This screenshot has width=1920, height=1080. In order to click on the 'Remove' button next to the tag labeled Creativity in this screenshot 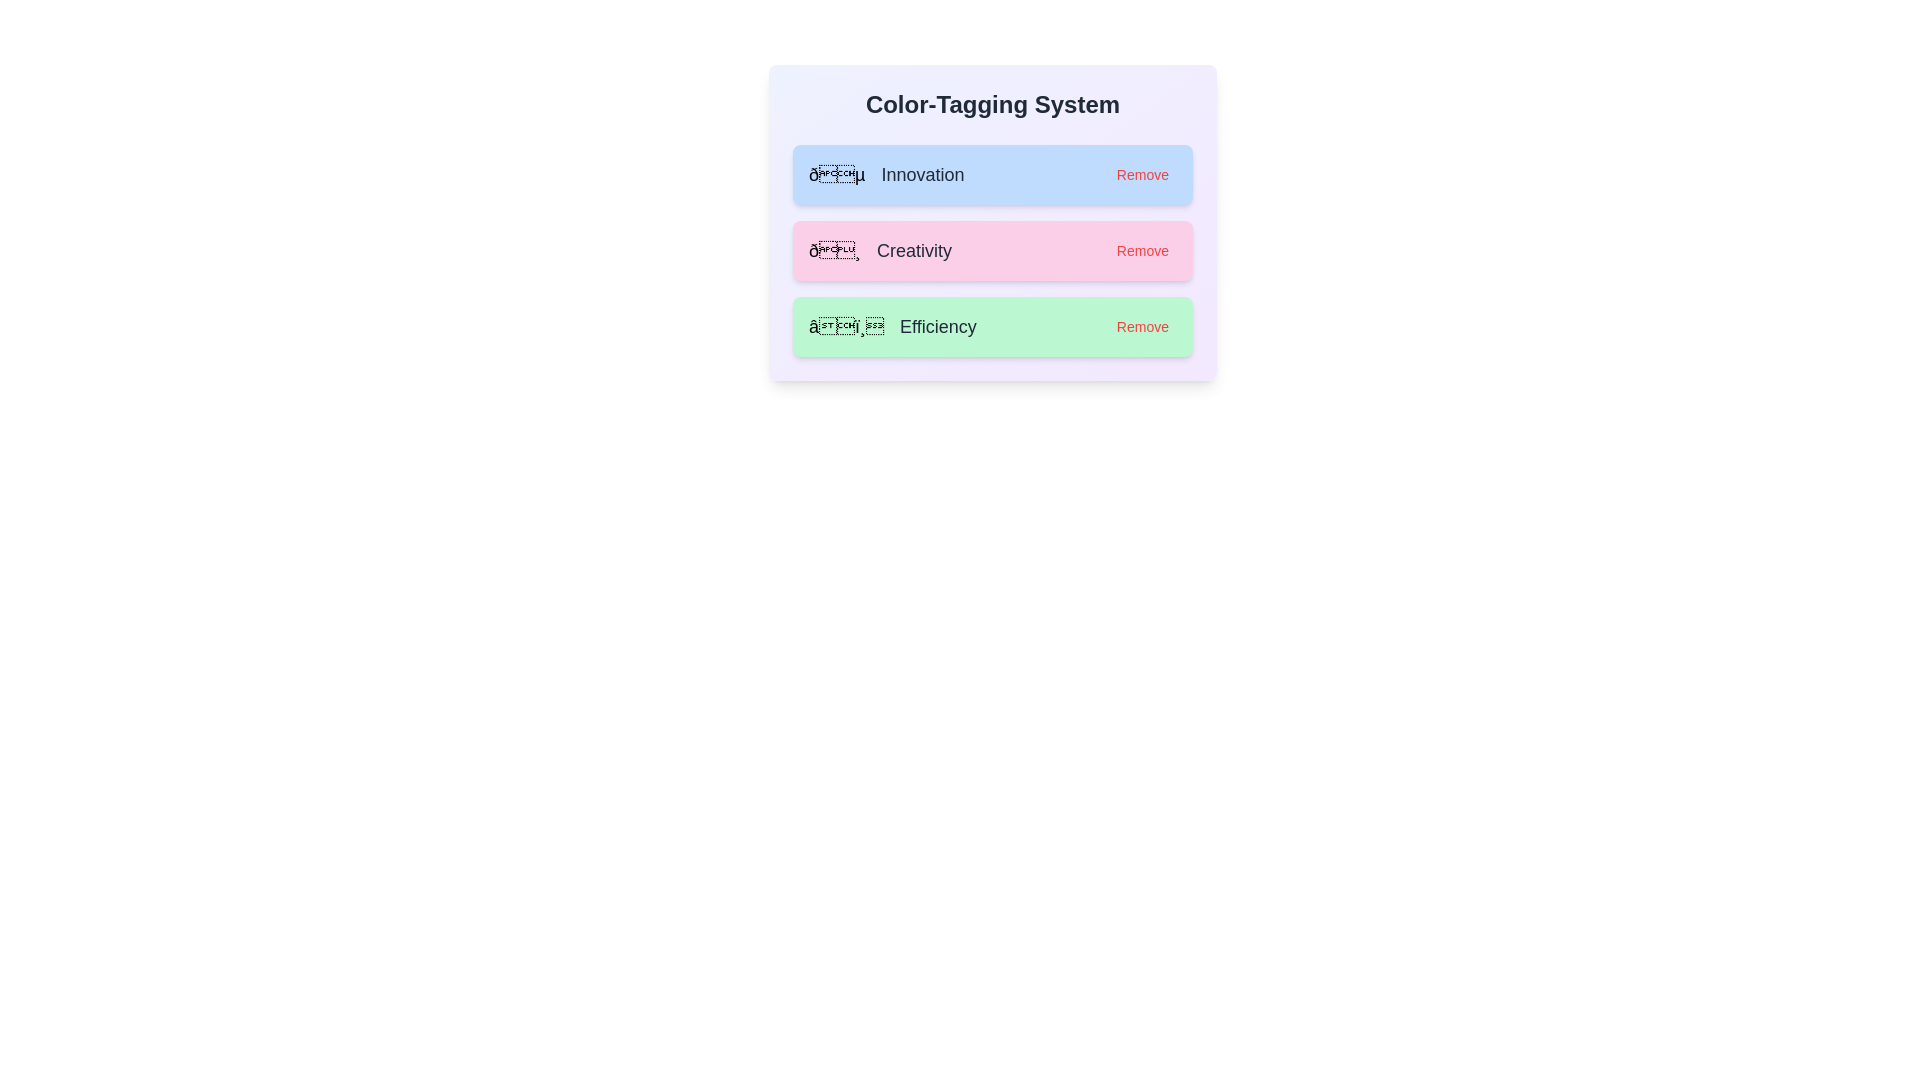, I will do `click(1142, 249)`.